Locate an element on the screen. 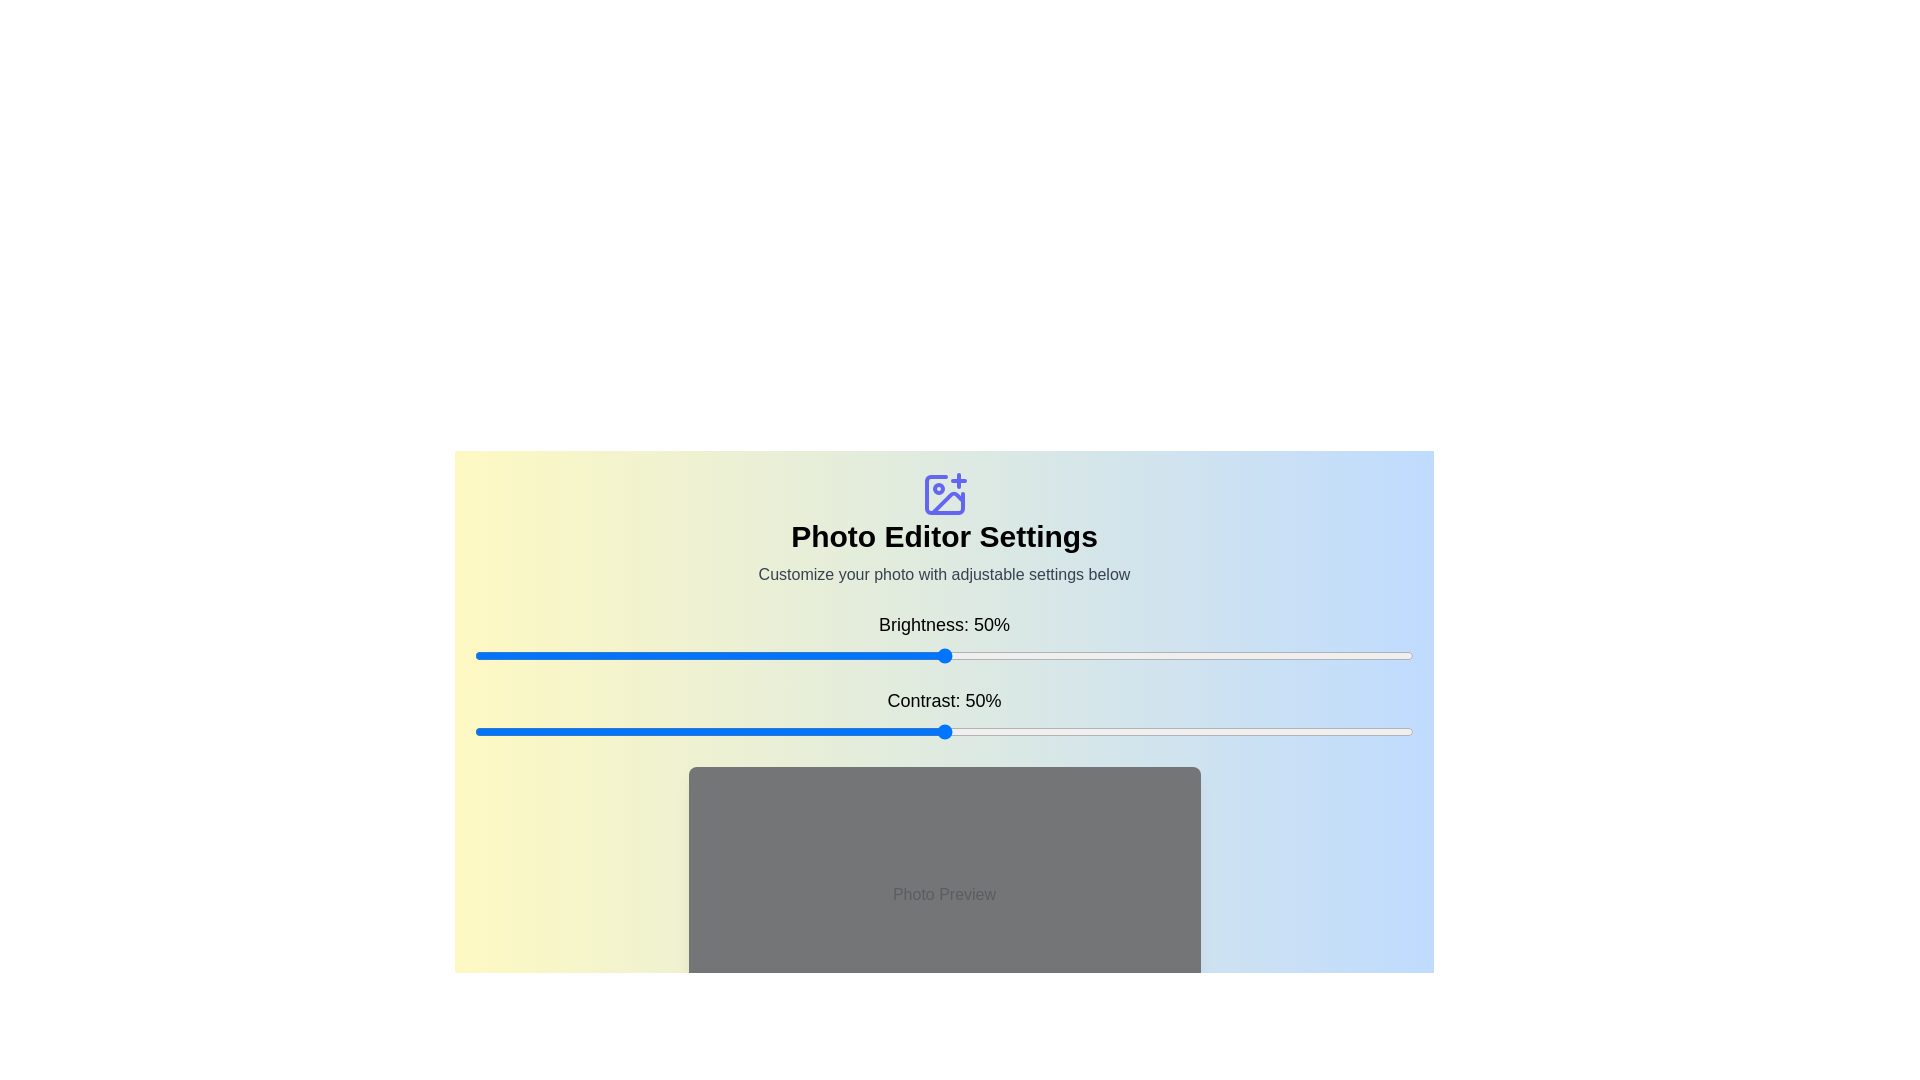 The height and width of the screenshot is (1080, 1920). the brightness slider to 68% is located at coordinates (1112, 655).